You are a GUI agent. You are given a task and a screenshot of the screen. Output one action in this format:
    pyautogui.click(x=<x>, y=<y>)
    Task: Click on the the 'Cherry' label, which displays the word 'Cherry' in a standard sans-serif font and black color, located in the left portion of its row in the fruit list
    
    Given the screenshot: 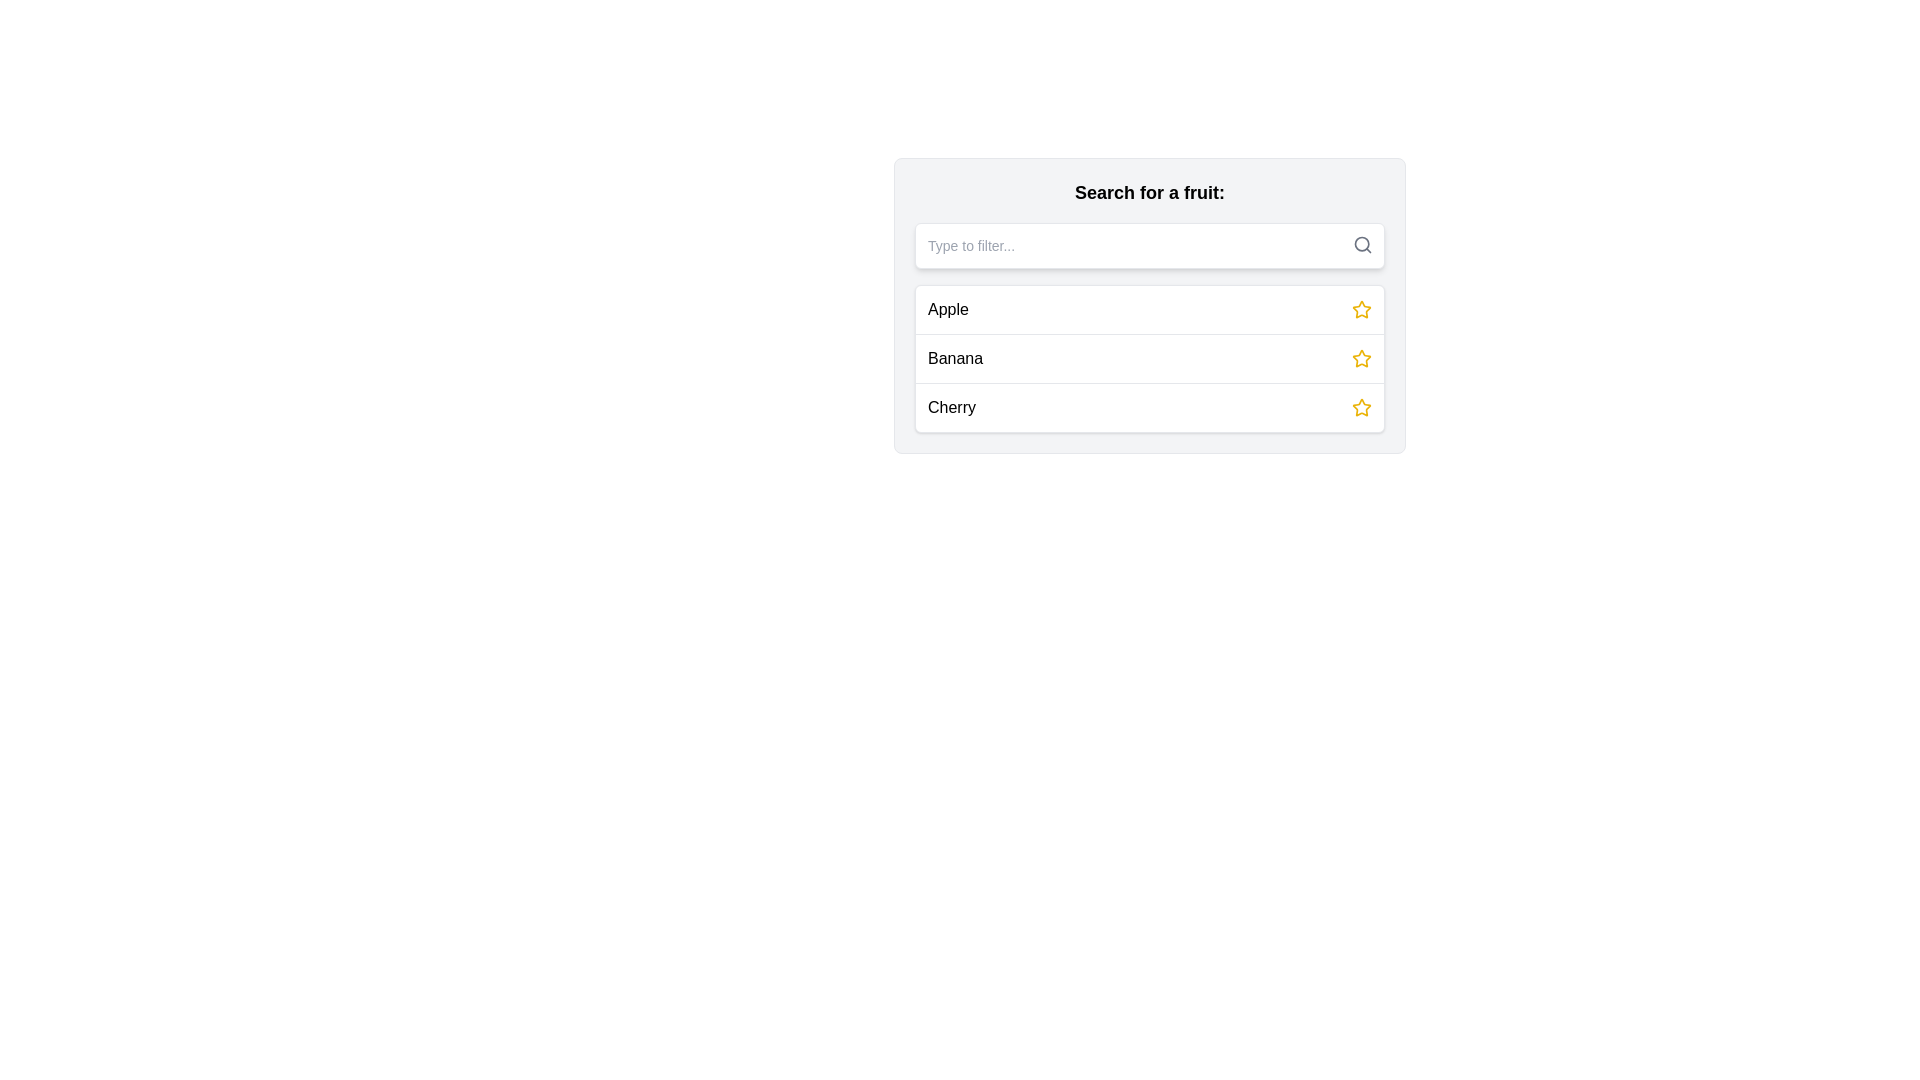 What is the action you would take?
    pyautogui.click(x=950, y=407)
    